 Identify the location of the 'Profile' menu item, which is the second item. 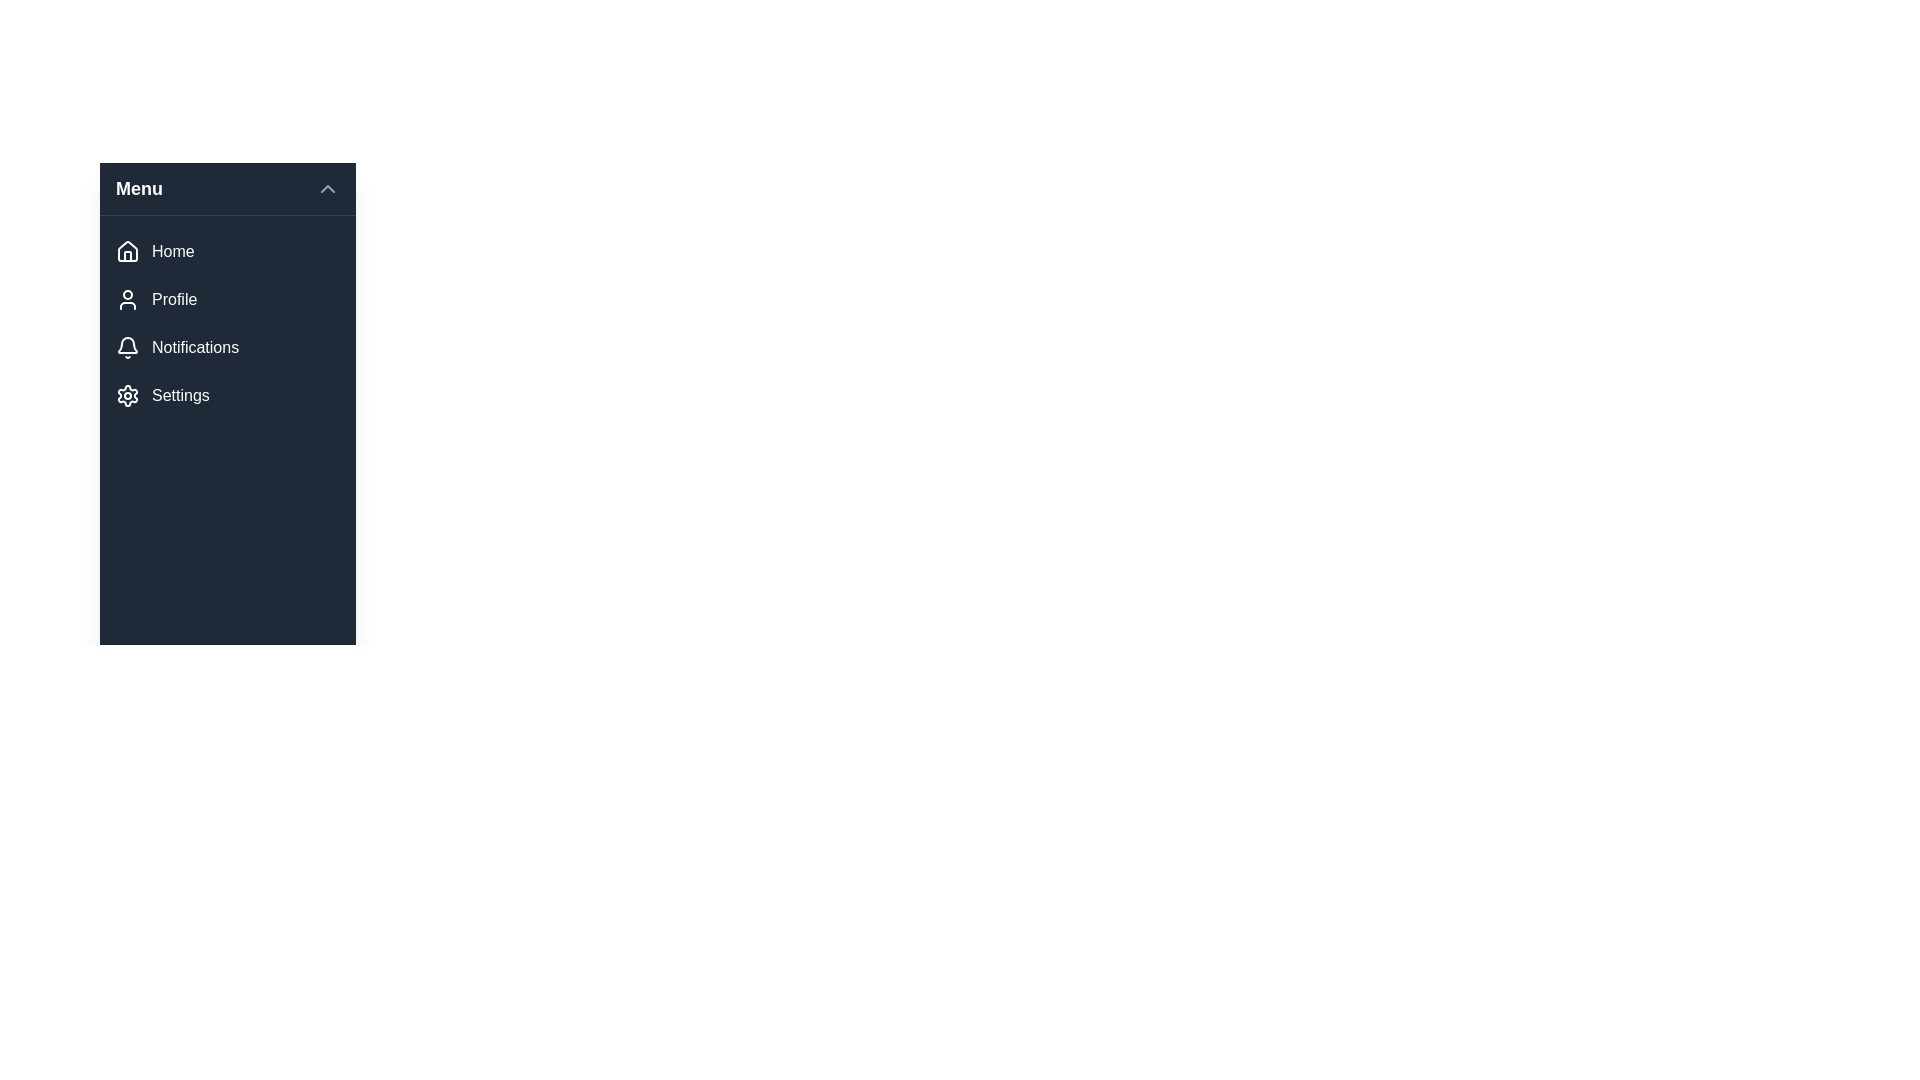
(227, 300).